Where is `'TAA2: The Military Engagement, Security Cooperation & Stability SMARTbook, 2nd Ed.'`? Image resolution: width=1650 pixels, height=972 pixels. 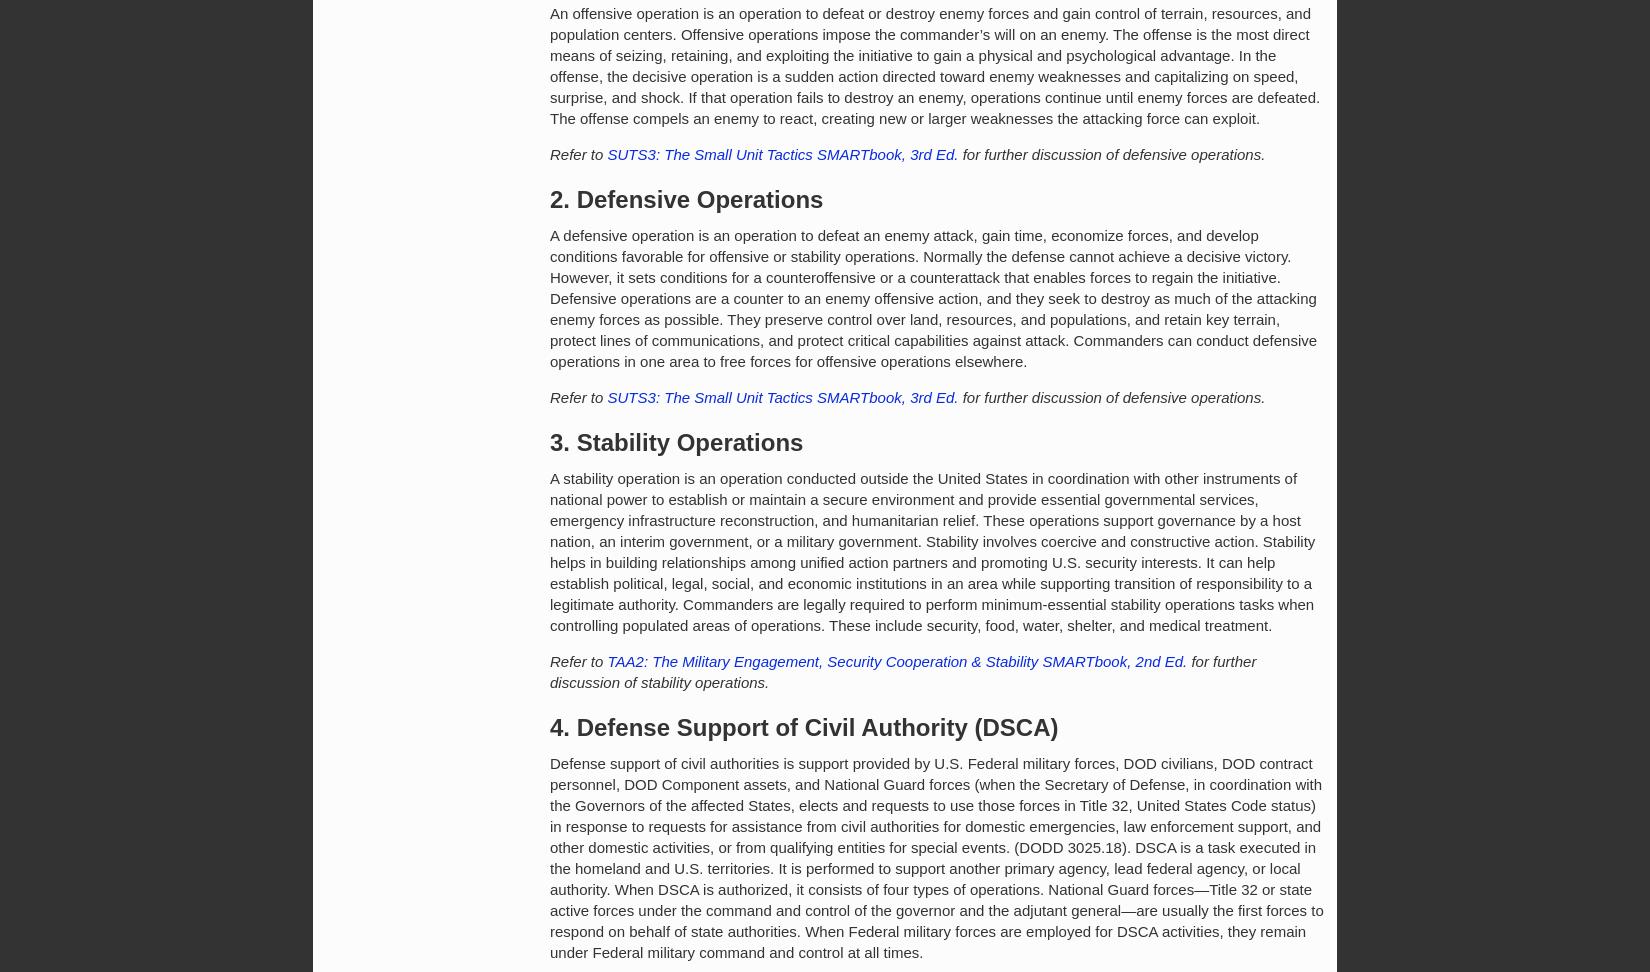
'TAA2: The Military Engagement, Security Cooperation & Stability SMARTbook, 2nd Ed.' is located at coordinates (606, 661).